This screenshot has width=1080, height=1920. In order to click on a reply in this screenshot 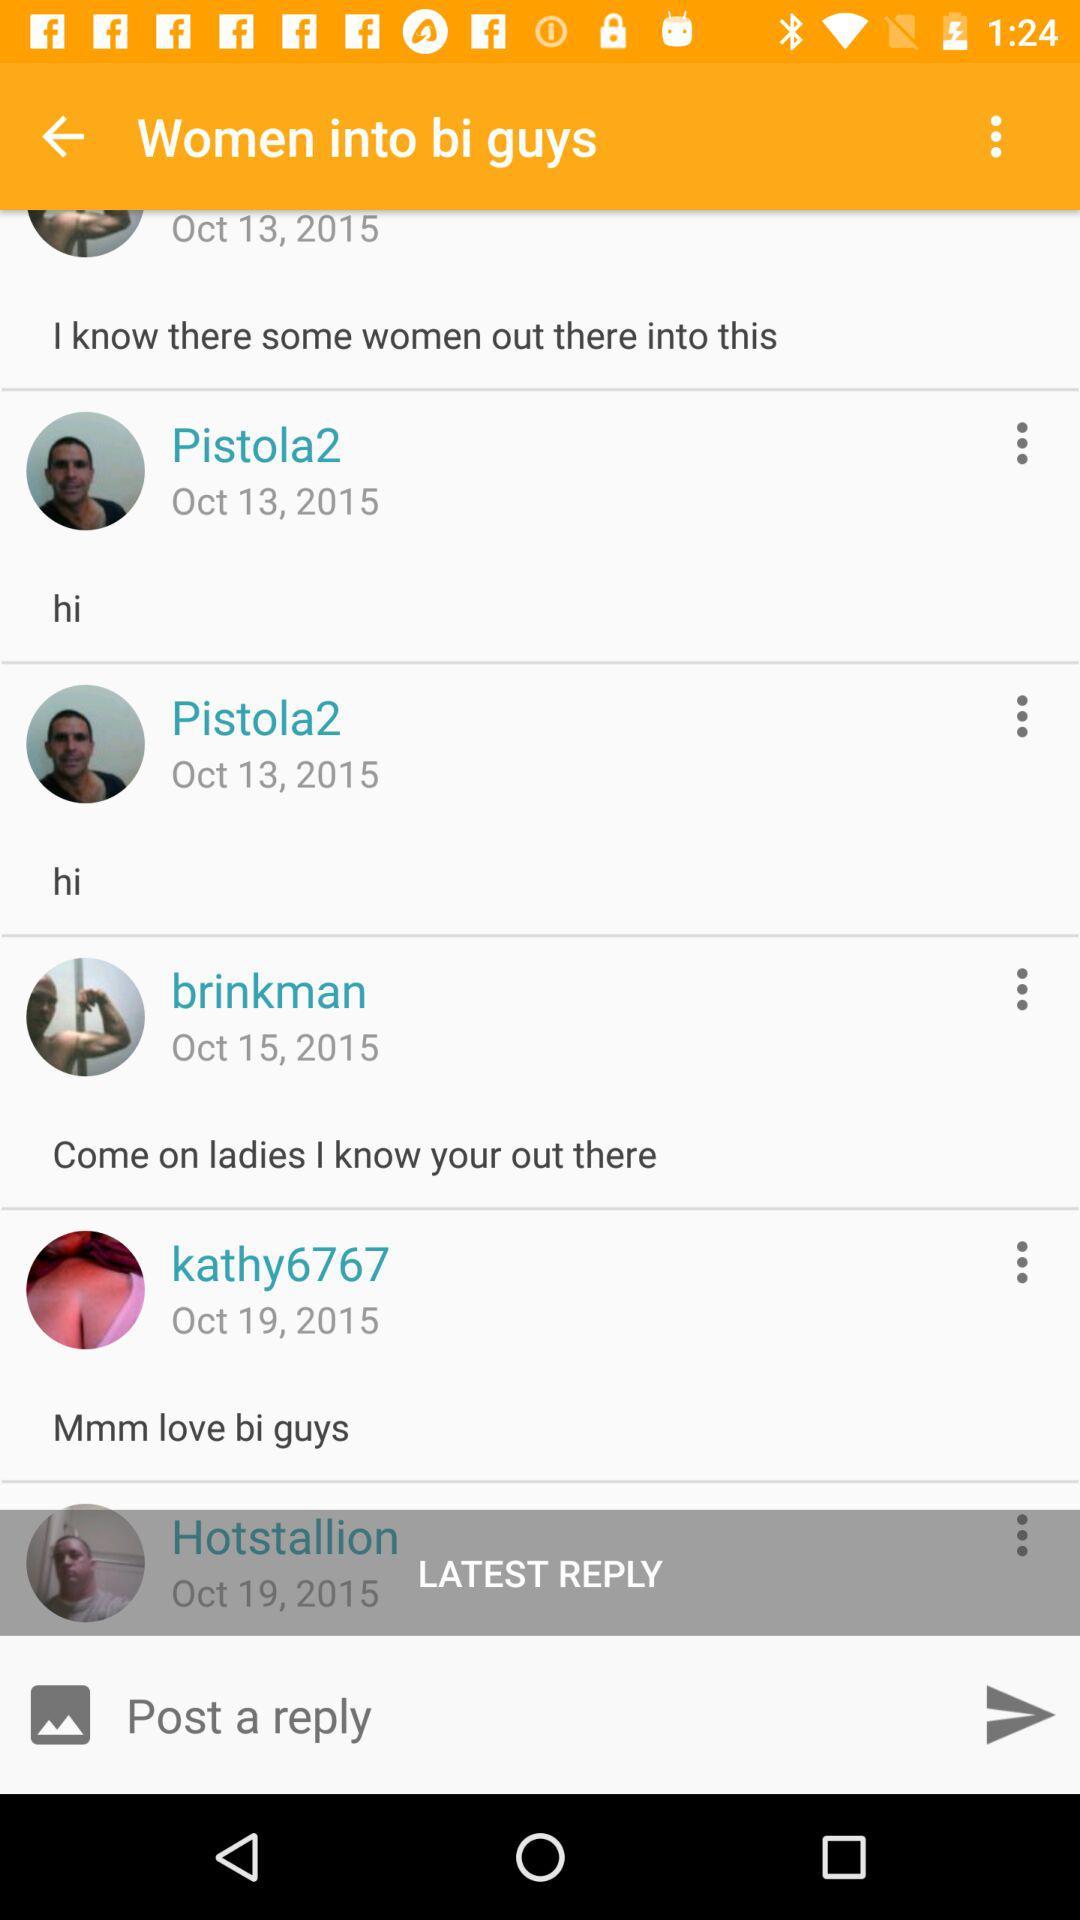, I will do `click(540, 1713)`.